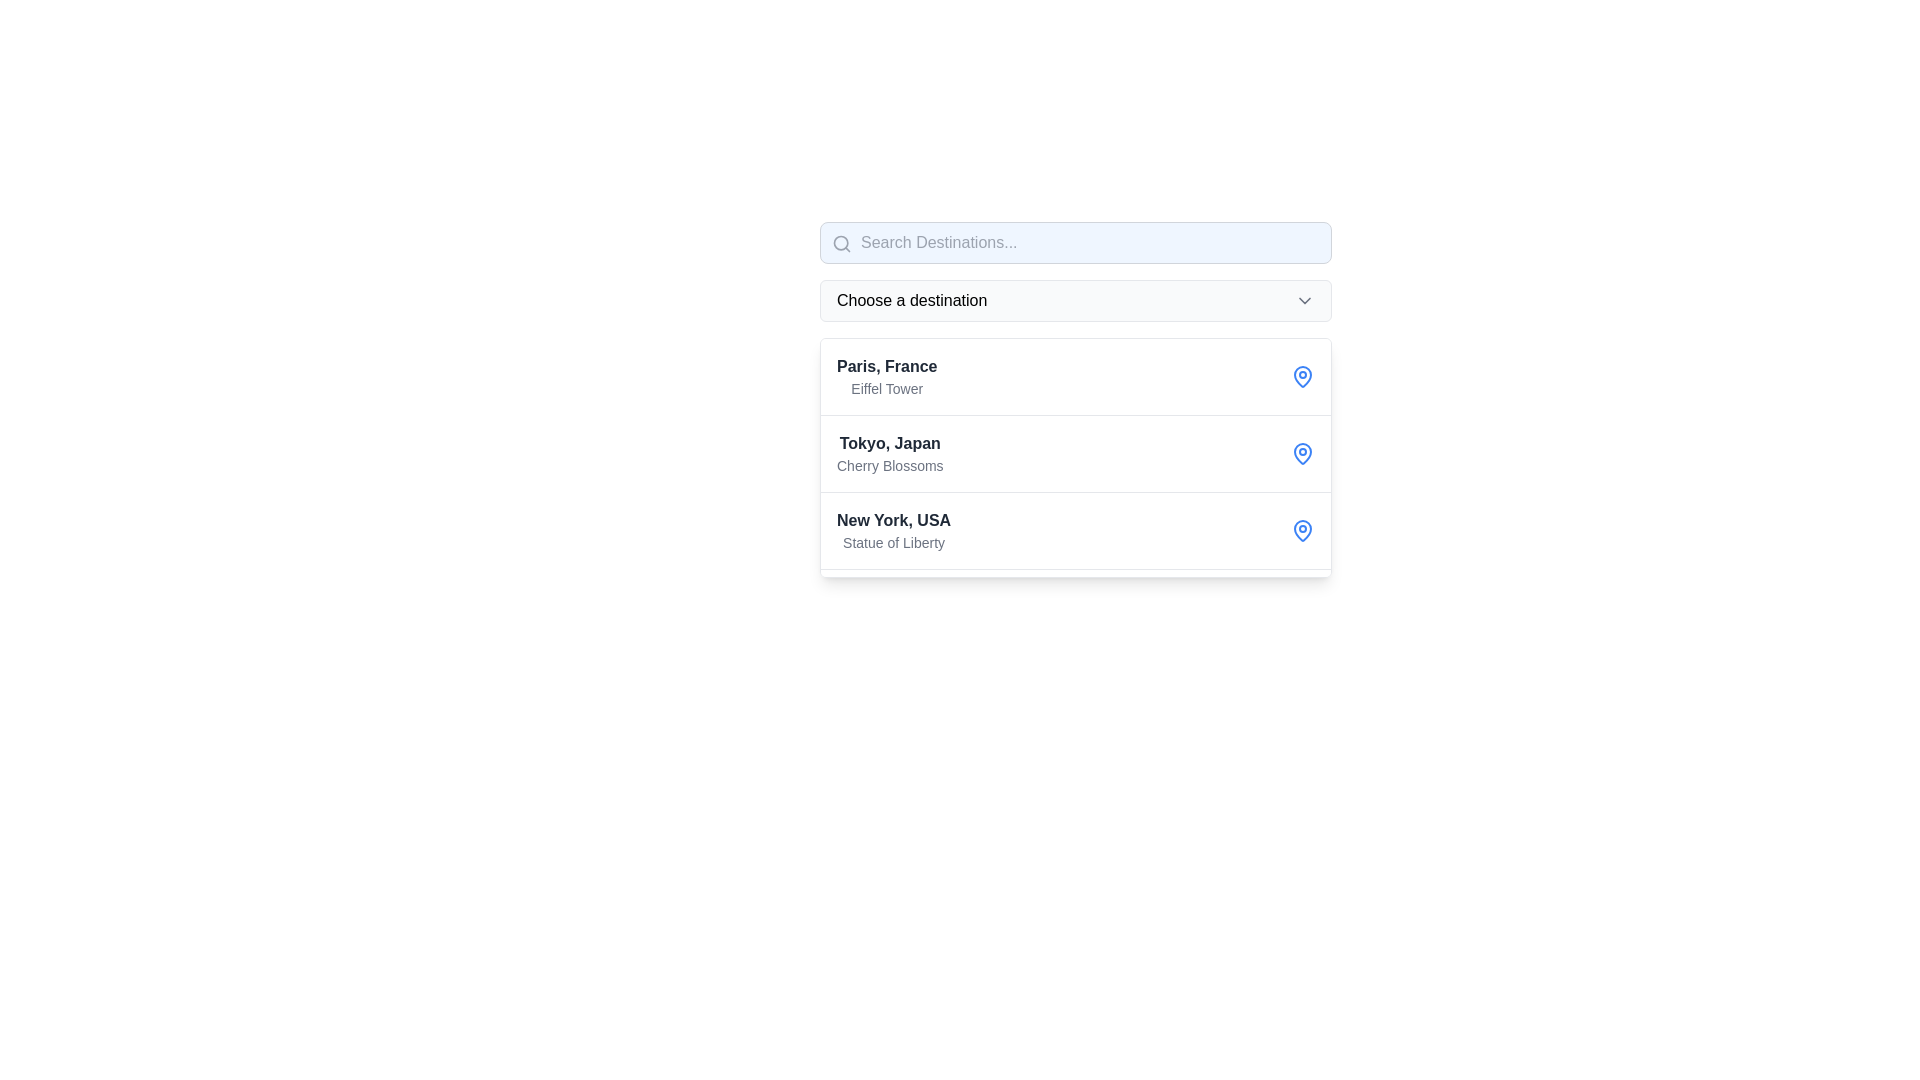 The image size is (1920, 1080). What do you see at coordinates (1074, 300) in the screenshot?
I see `the dropdown button located beneath the light blue search bar, which allows users to select a destination from a list of options, by using the keyboard for accessibility` at bounding box center [1074, 300].